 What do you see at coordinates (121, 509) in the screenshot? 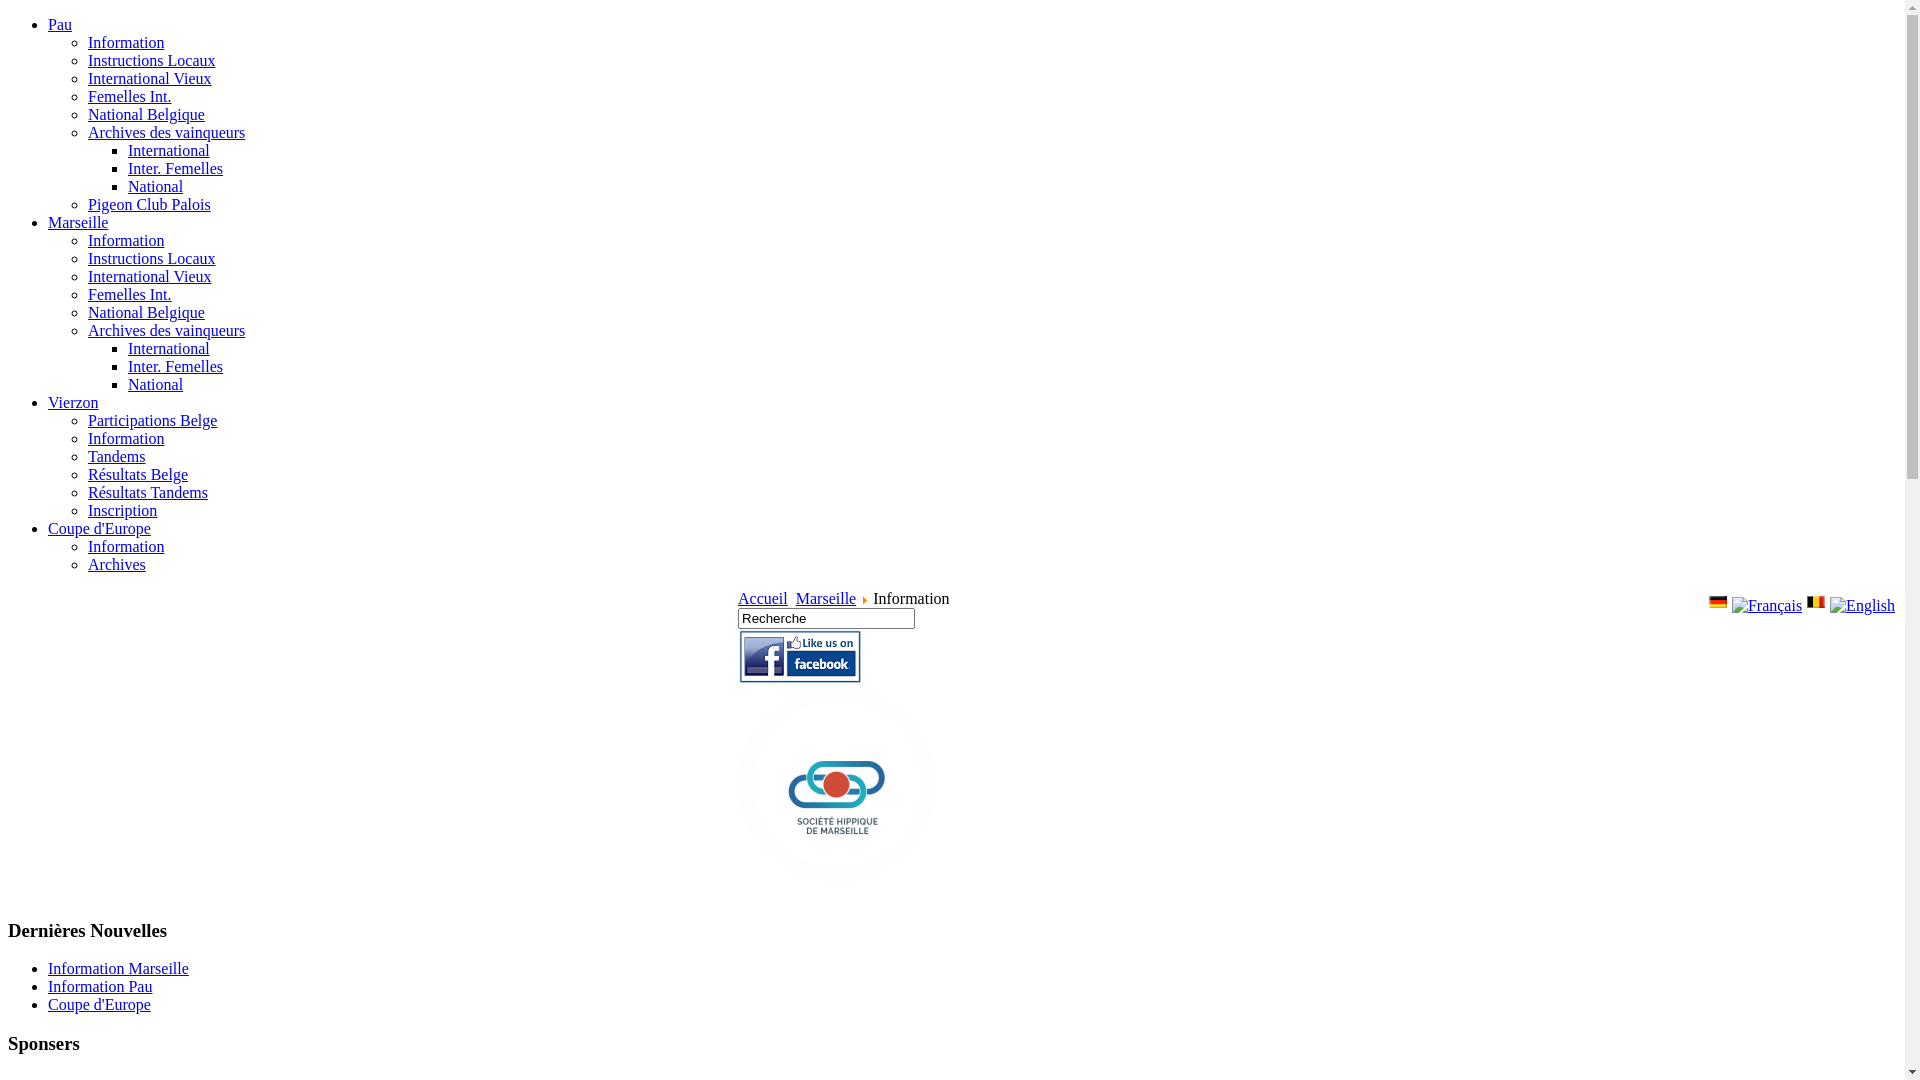
I see `'Inscription'` at bounding box center [121, 509].